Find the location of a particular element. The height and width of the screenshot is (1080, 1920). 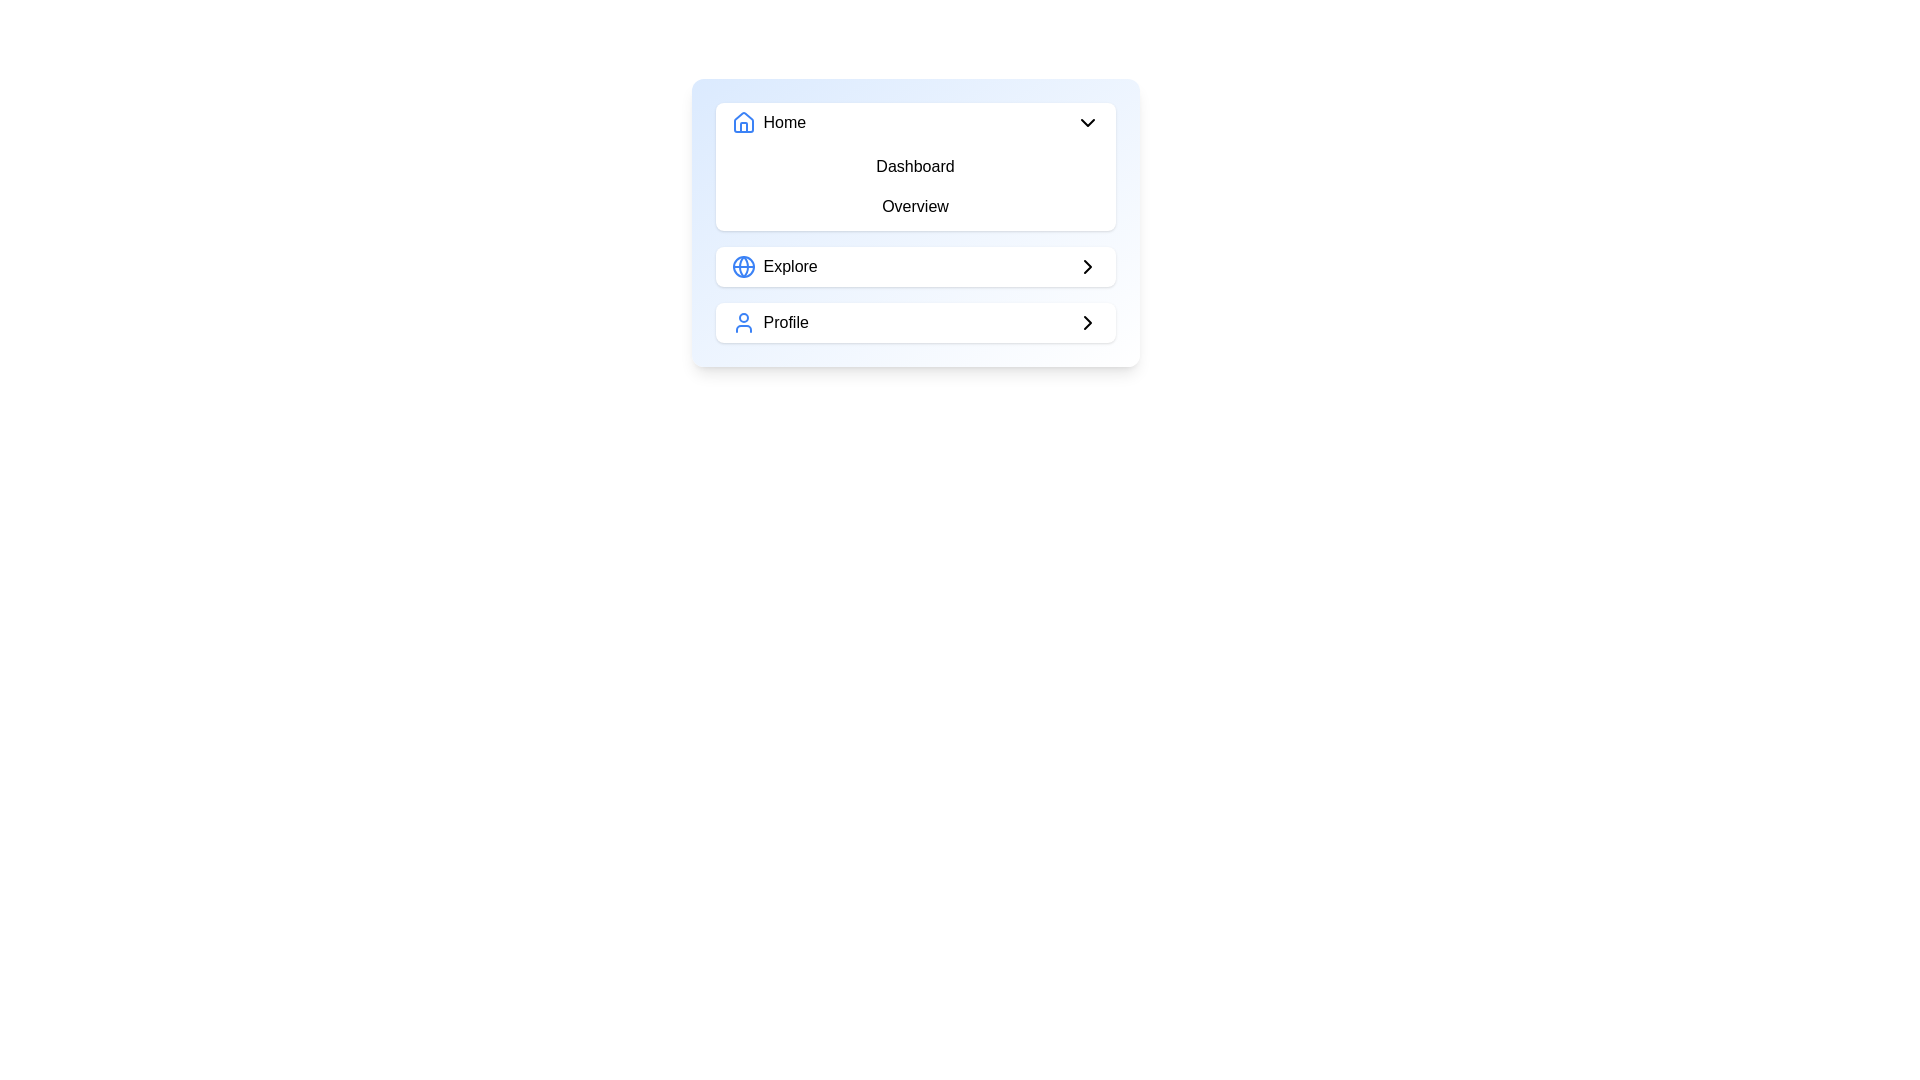

the 'Dashboard' Text Button, which is styled with a light background and rounded corners is located at coordinates (914, 165).